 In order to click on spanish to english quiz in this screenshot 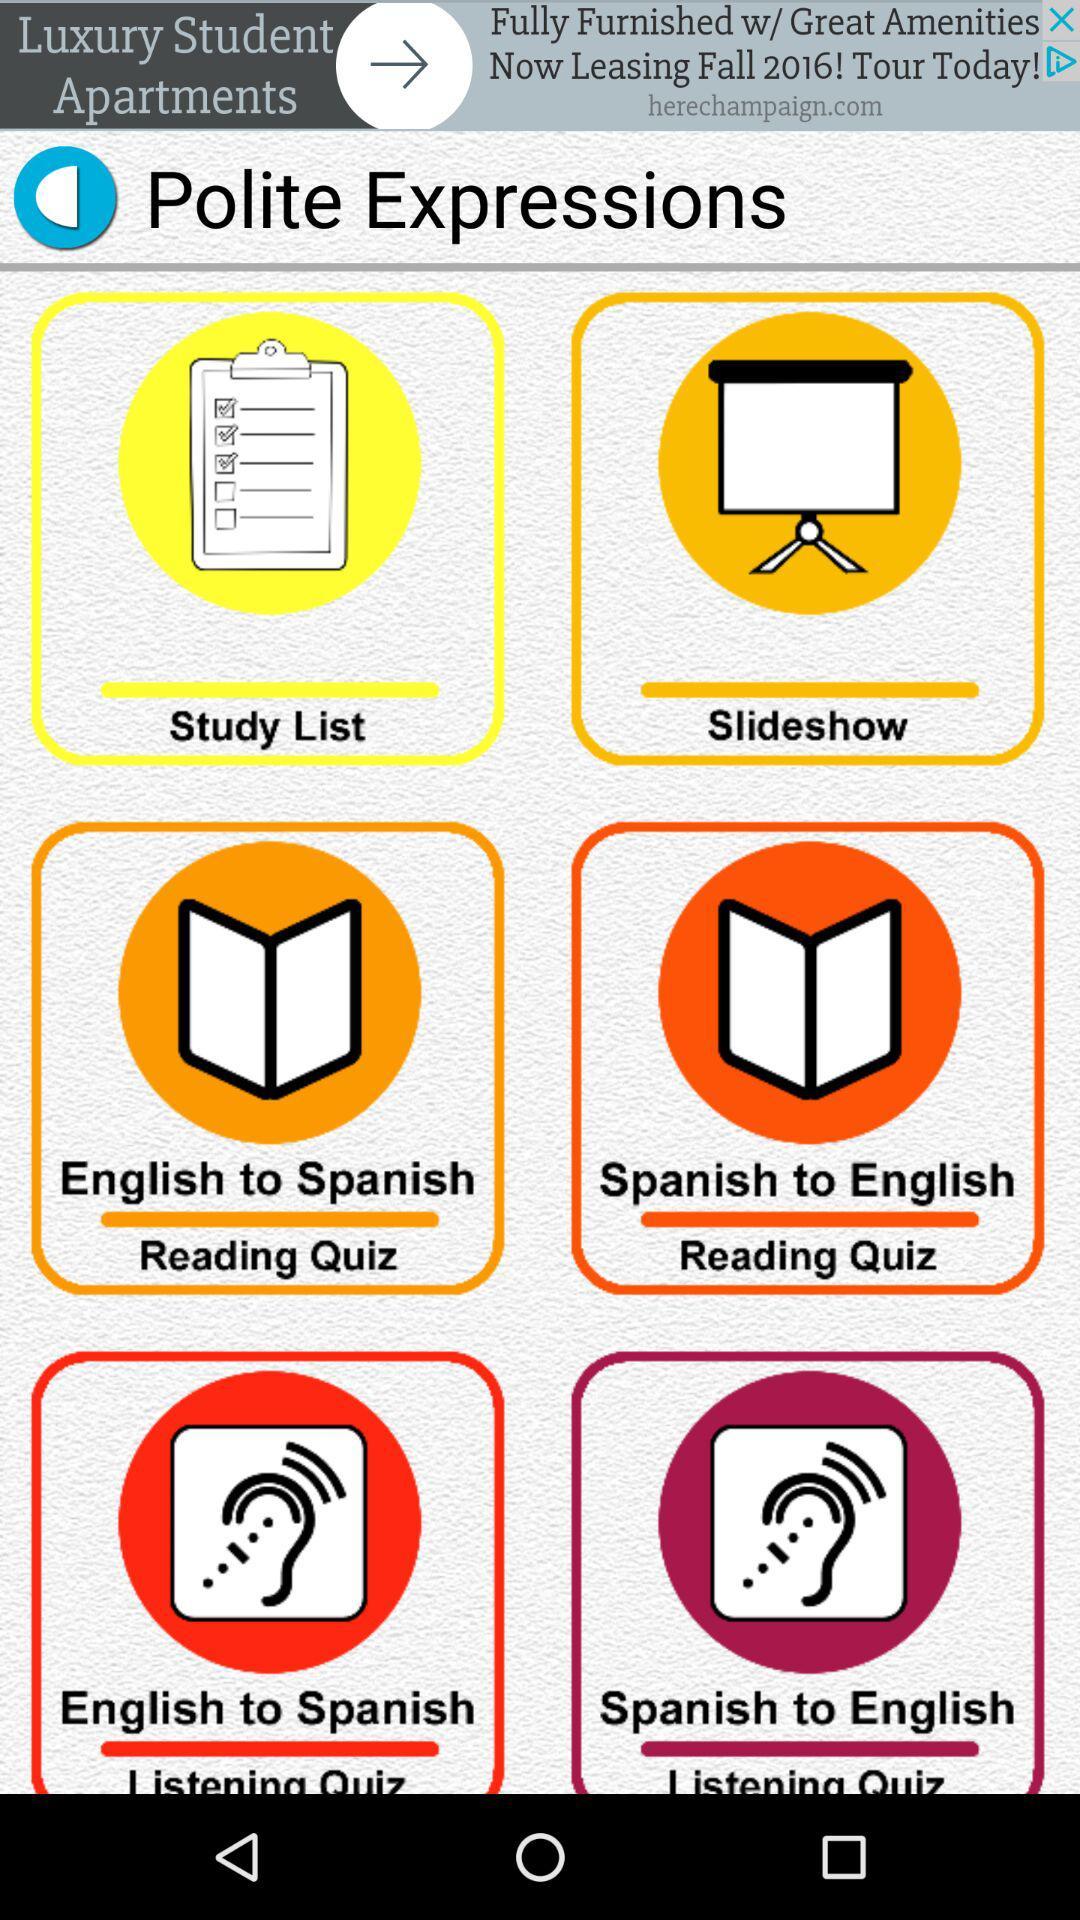, I will do `click(810, 1064)`.